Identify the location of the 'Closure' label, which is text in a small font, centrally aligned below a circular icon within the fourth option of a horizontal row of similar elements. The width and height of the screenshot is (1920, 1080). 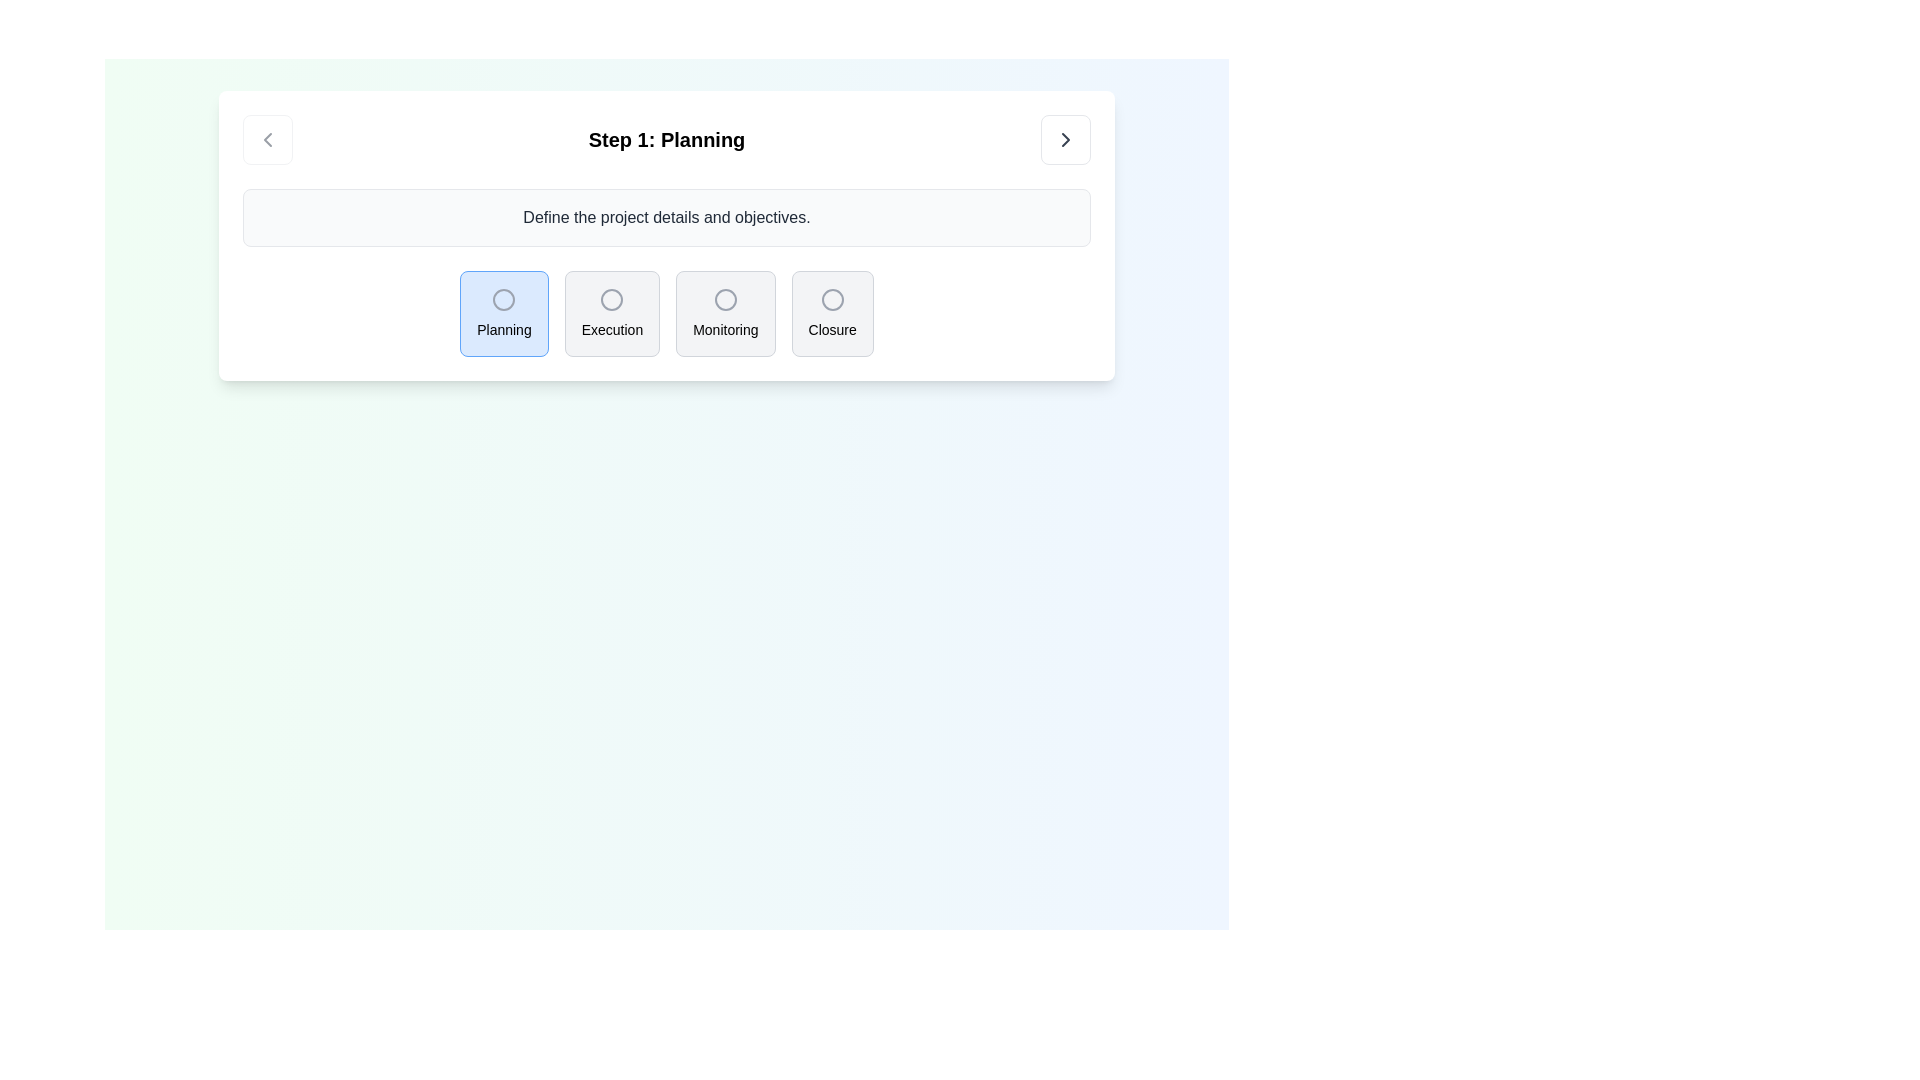
(832, 329).